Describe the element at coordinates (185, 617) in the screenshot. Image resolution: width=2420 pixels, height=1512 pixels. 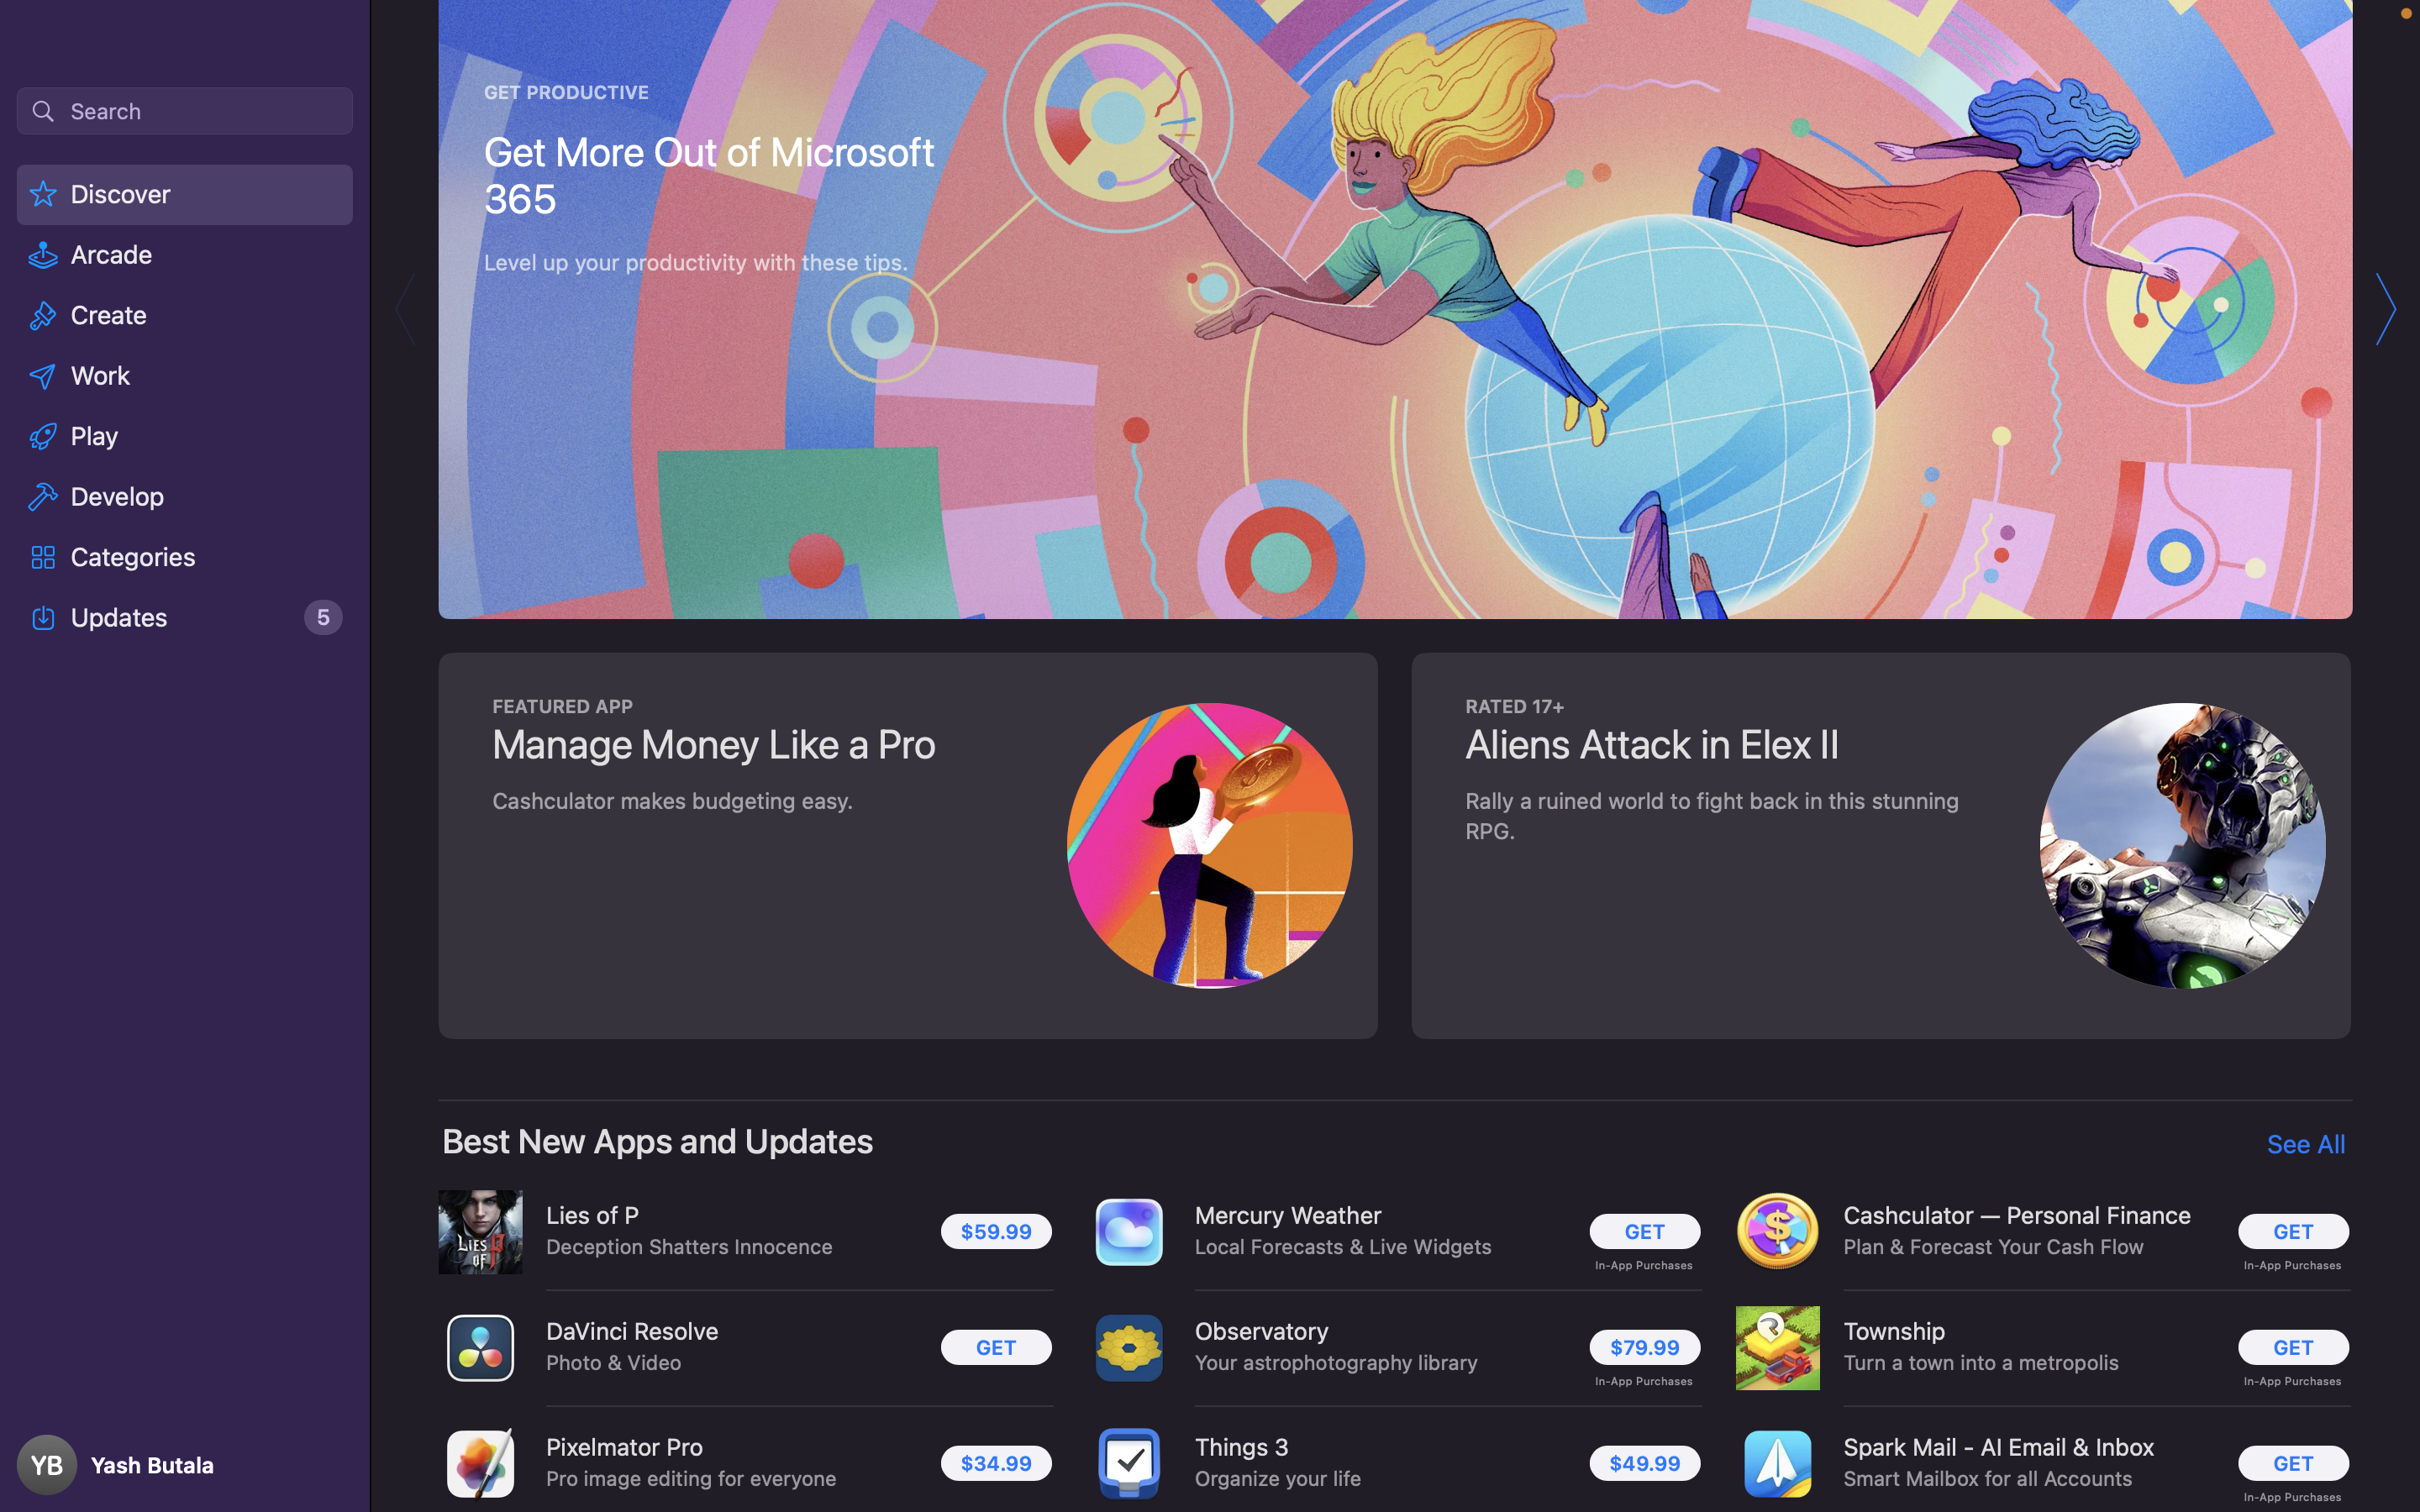
I see `and click on the tab named "Updates"` at that location.